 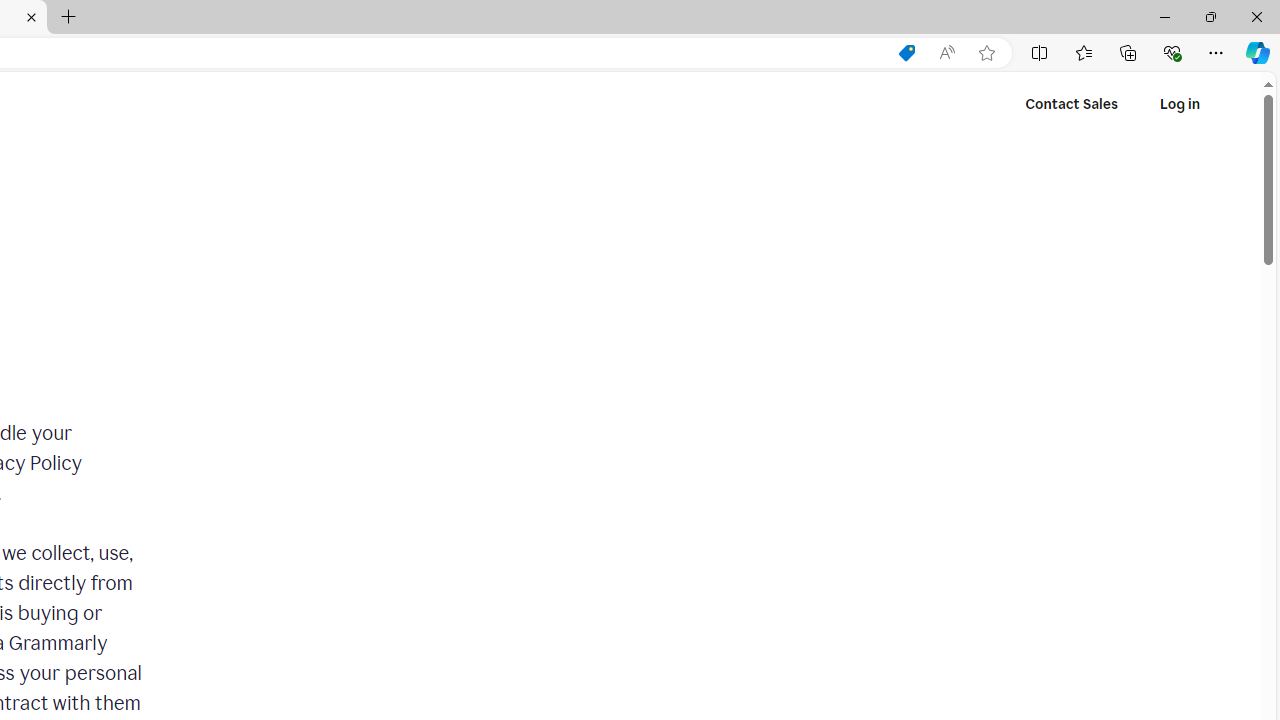 I want to click on 'Log in', so click(x=1179, y=104).